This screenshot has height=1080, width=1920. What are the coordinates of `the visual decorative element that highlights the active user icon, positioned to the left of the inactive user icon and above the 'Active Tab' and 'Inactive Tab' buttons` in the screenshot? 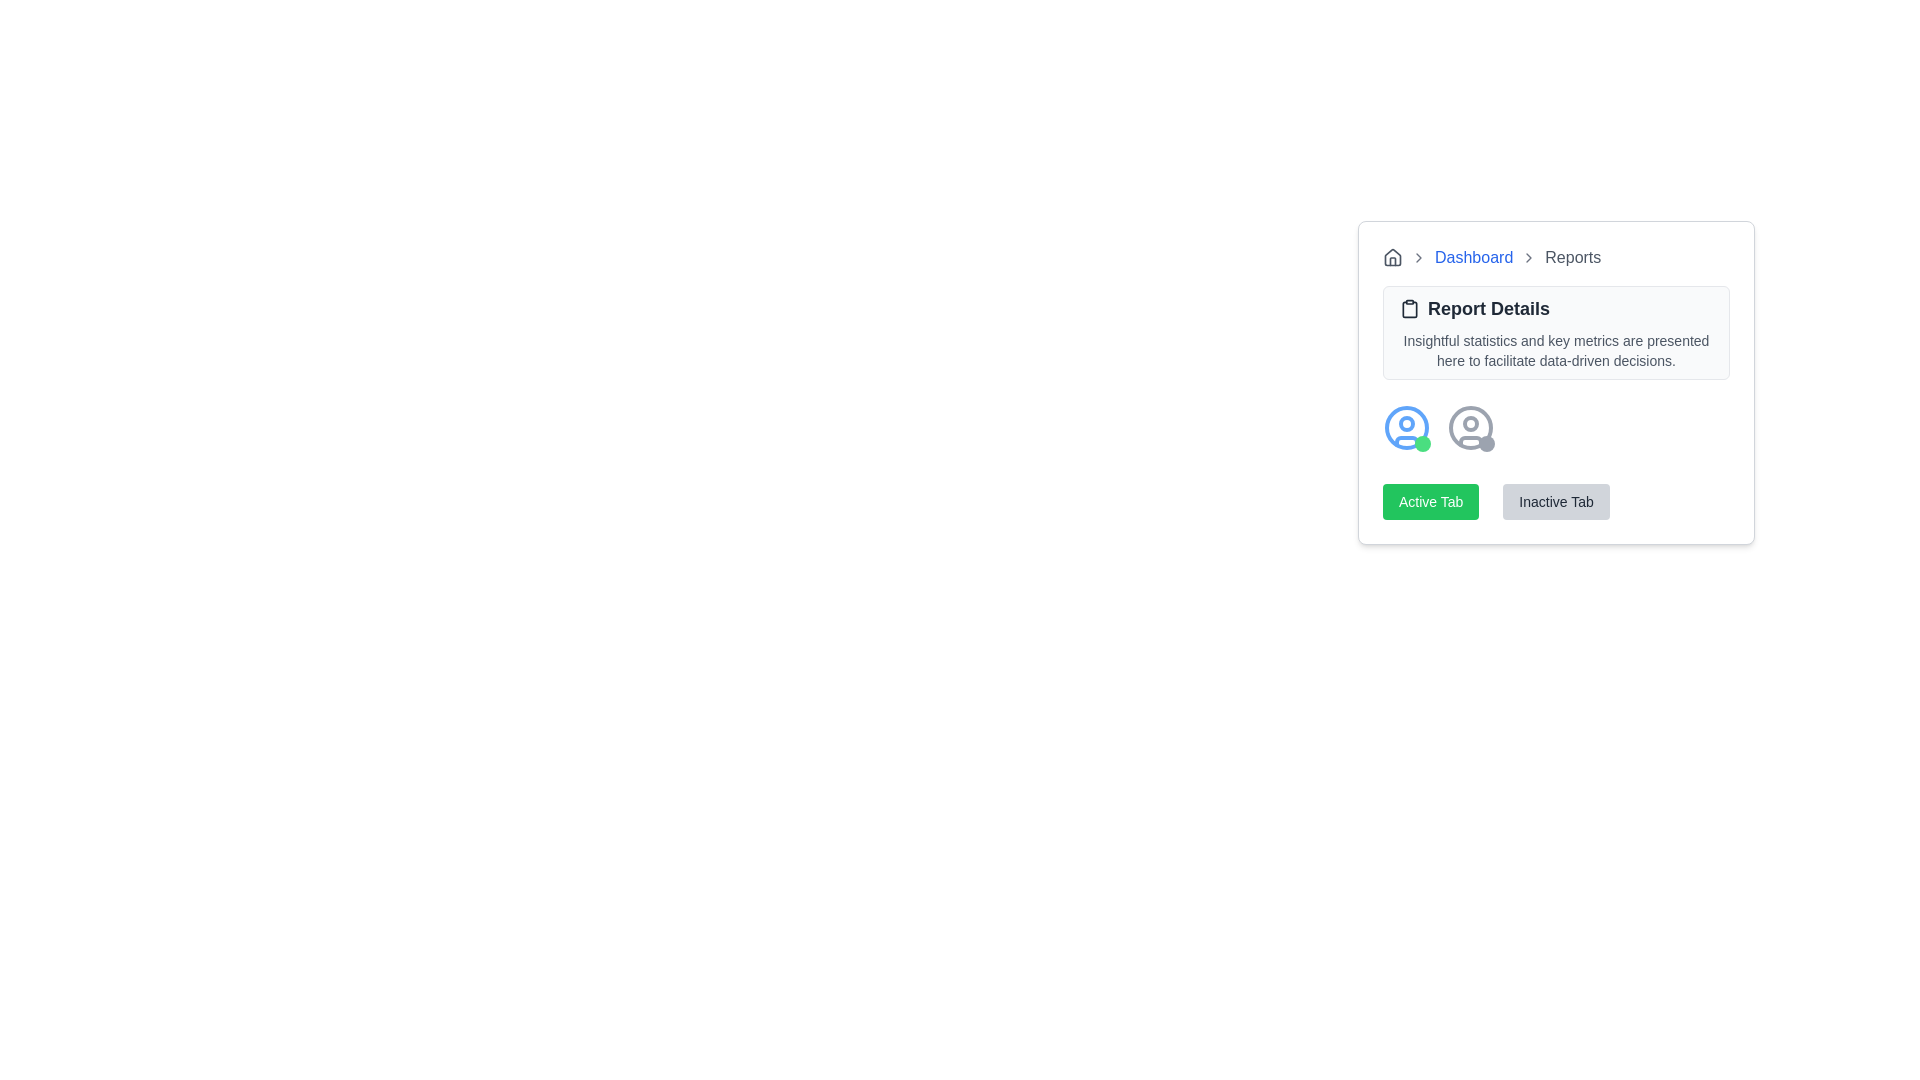 It's located at (1405, 427).